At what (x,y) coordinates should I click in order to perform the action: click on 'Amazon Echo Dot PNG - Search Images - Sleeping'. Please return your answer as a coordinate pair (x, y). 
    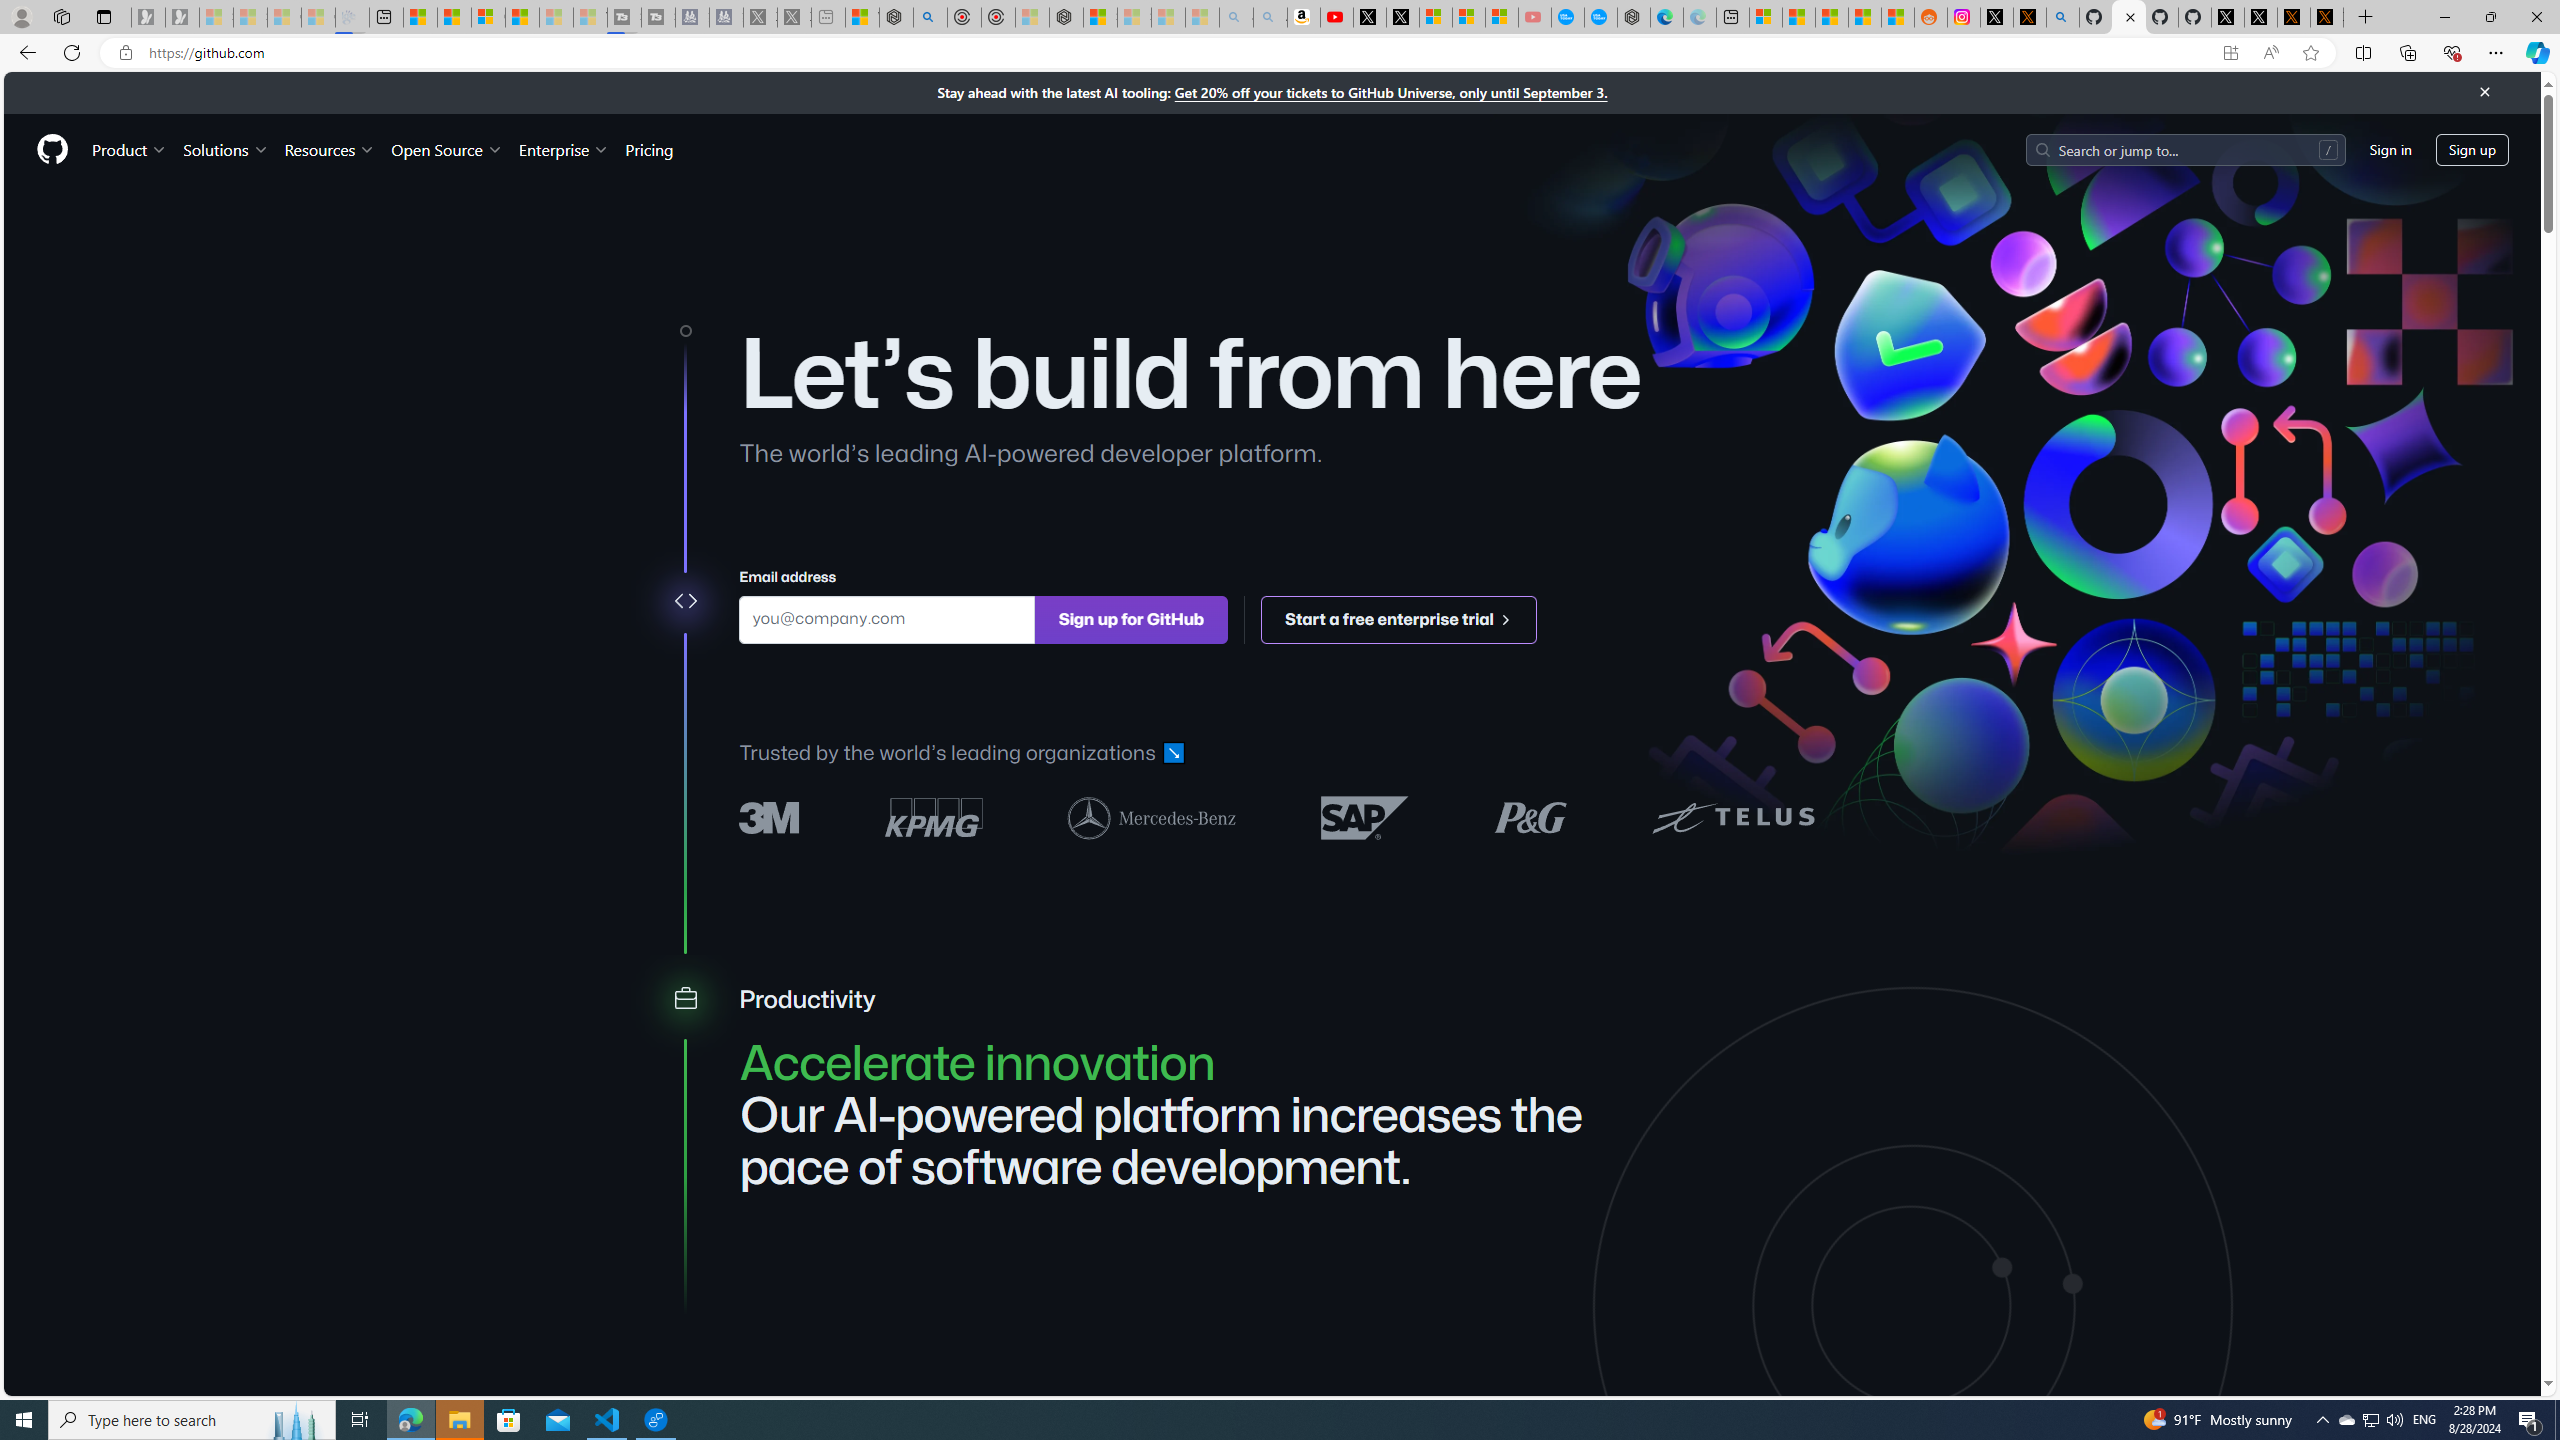
    Looking at the image, I should click on (1268, 16).